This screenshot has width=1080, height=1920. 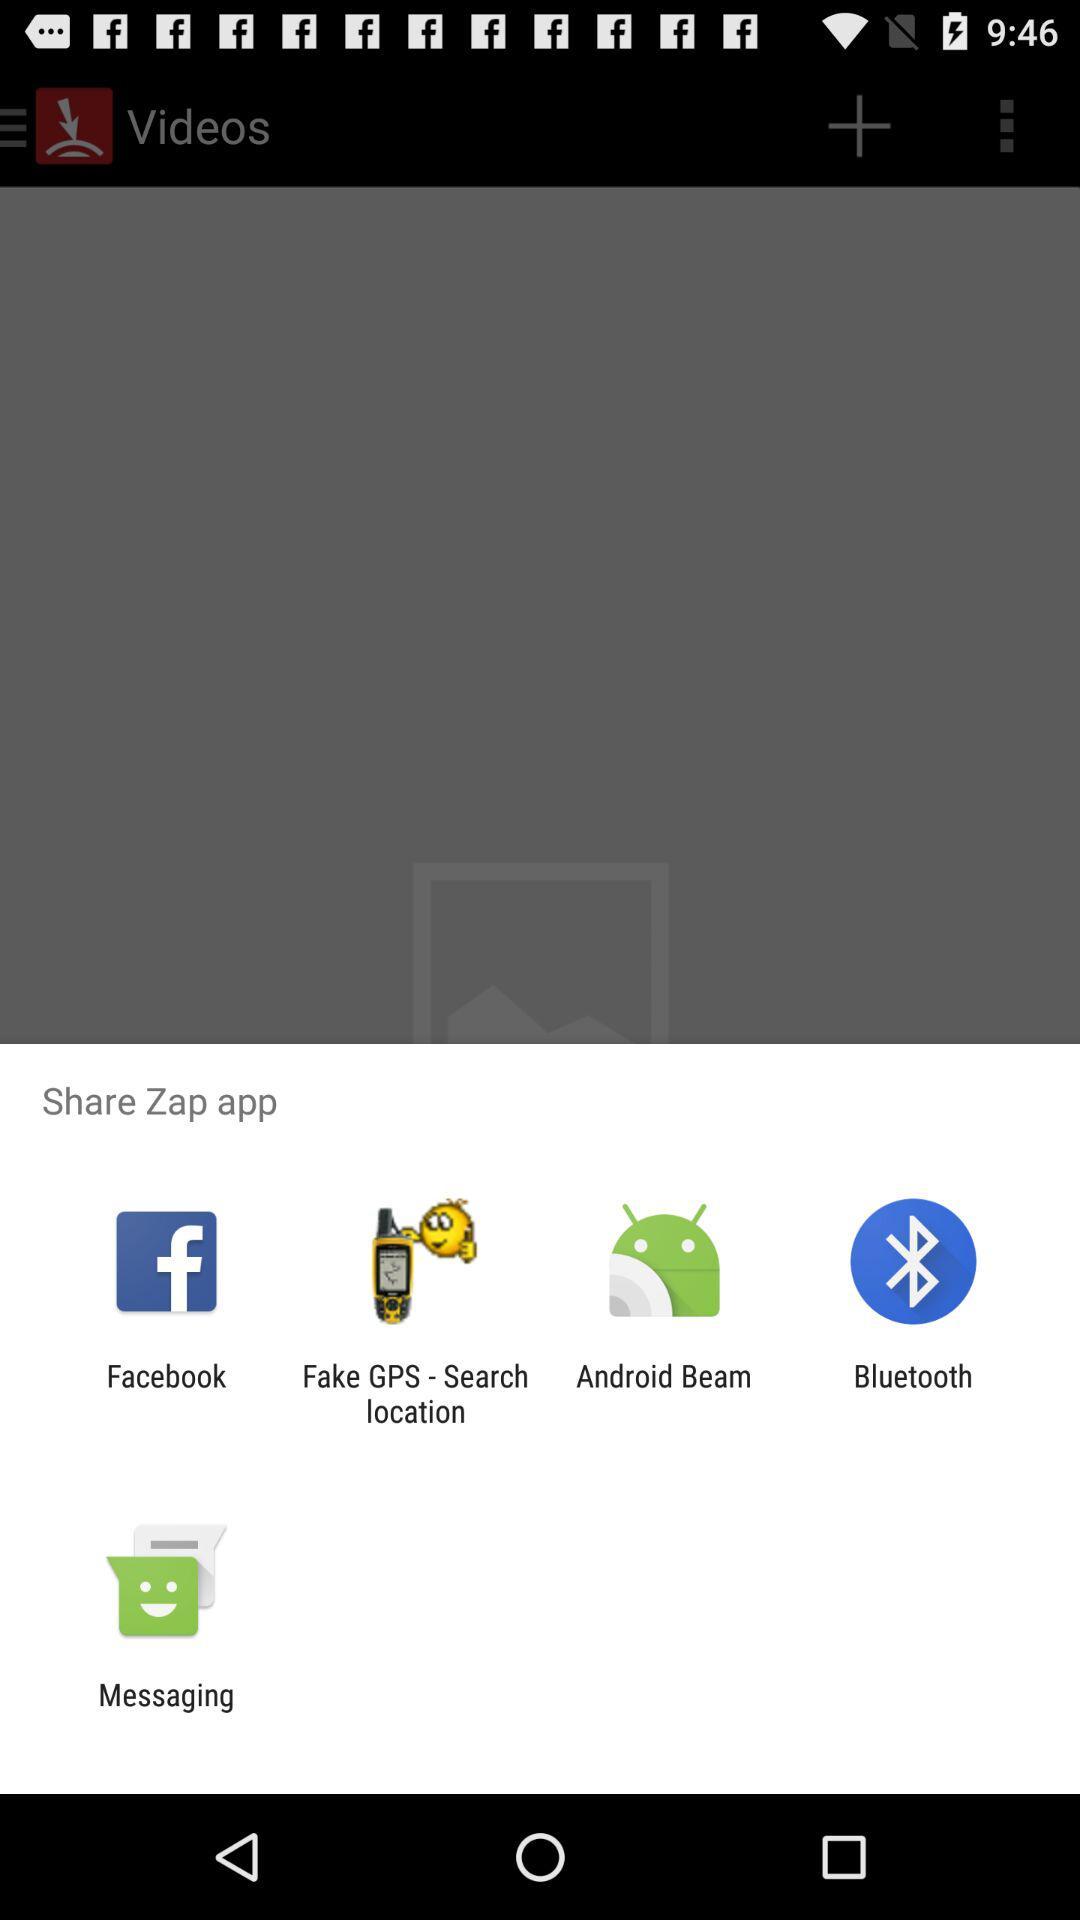 What do you see at coordinates (414, 1392) in the screenshot?
I see `app next to facebook` at bounding box center [414, 1392].